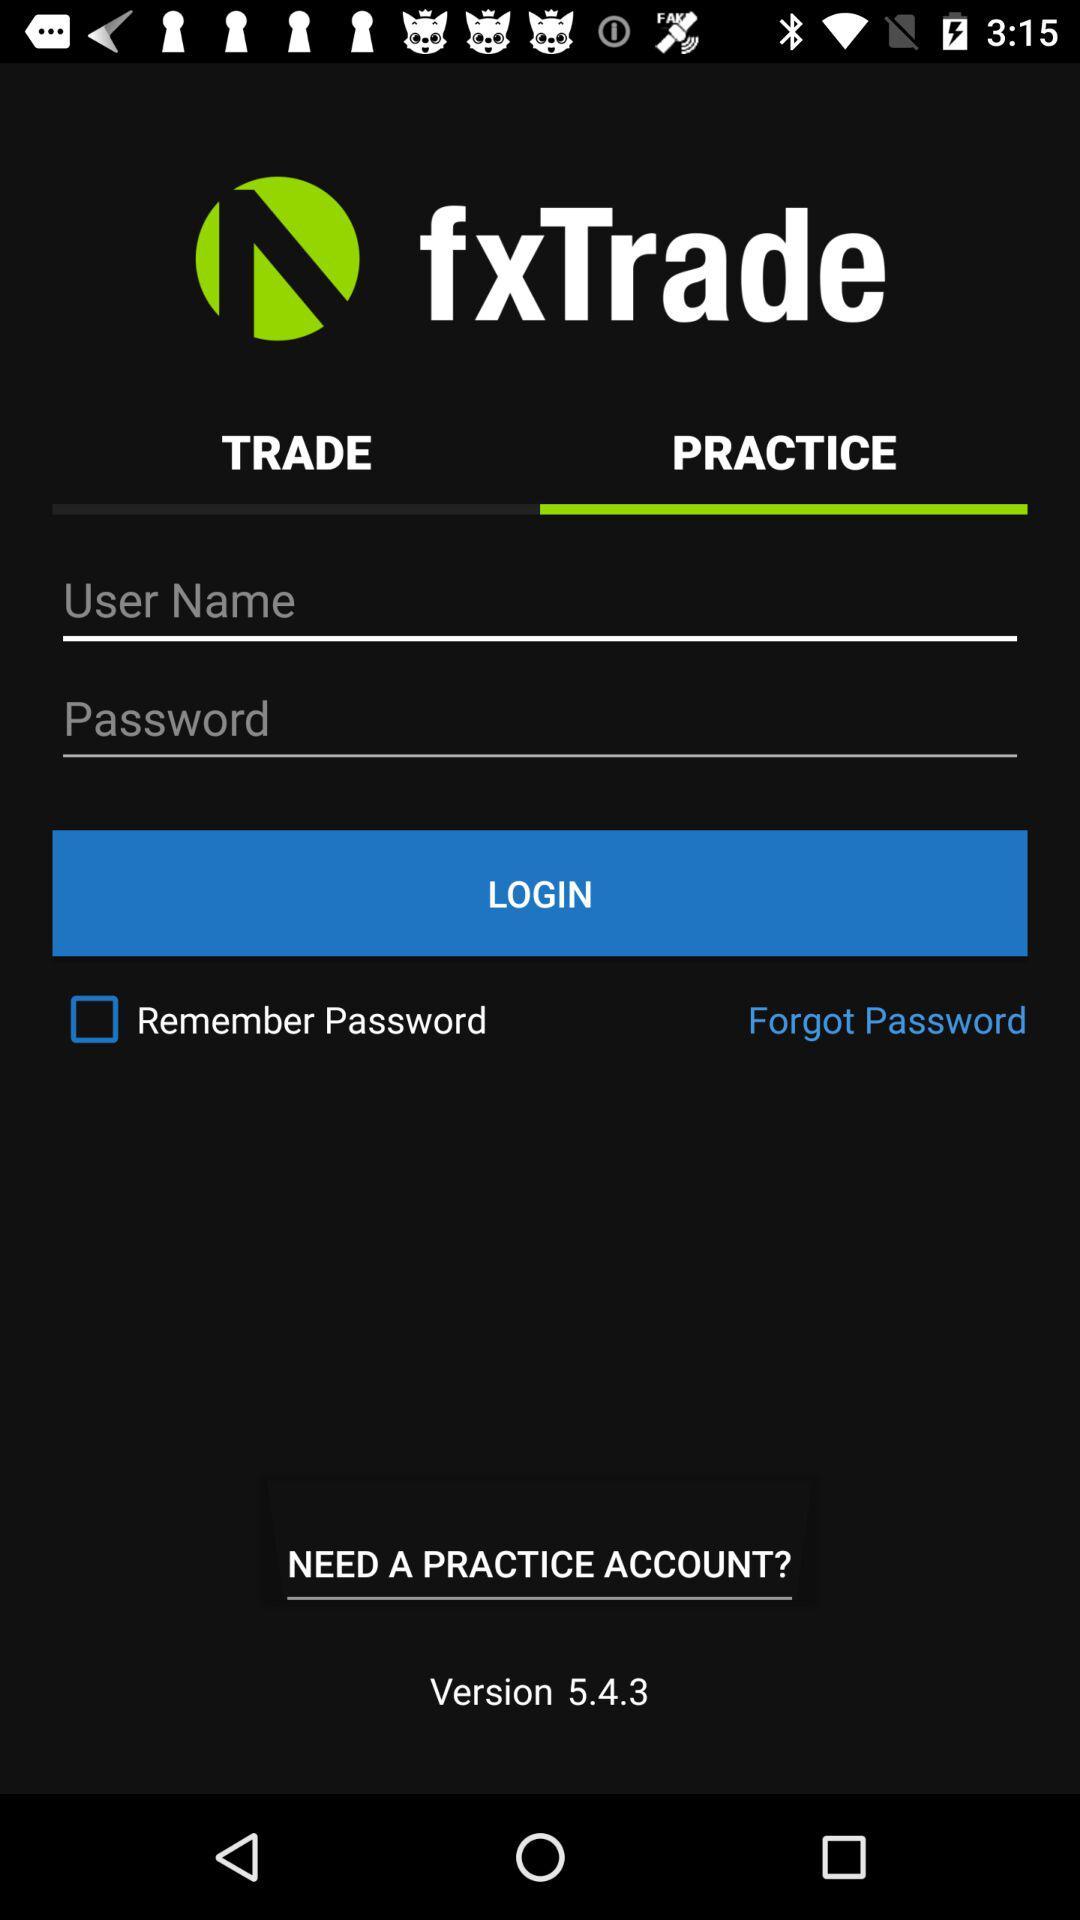 The width and height of the screenshot is (1080, 1920). What do you see at coordinates (886, 1019) in the screenshot?
I see `the button which is next to the remember password` at bounding box center [886, 1019].